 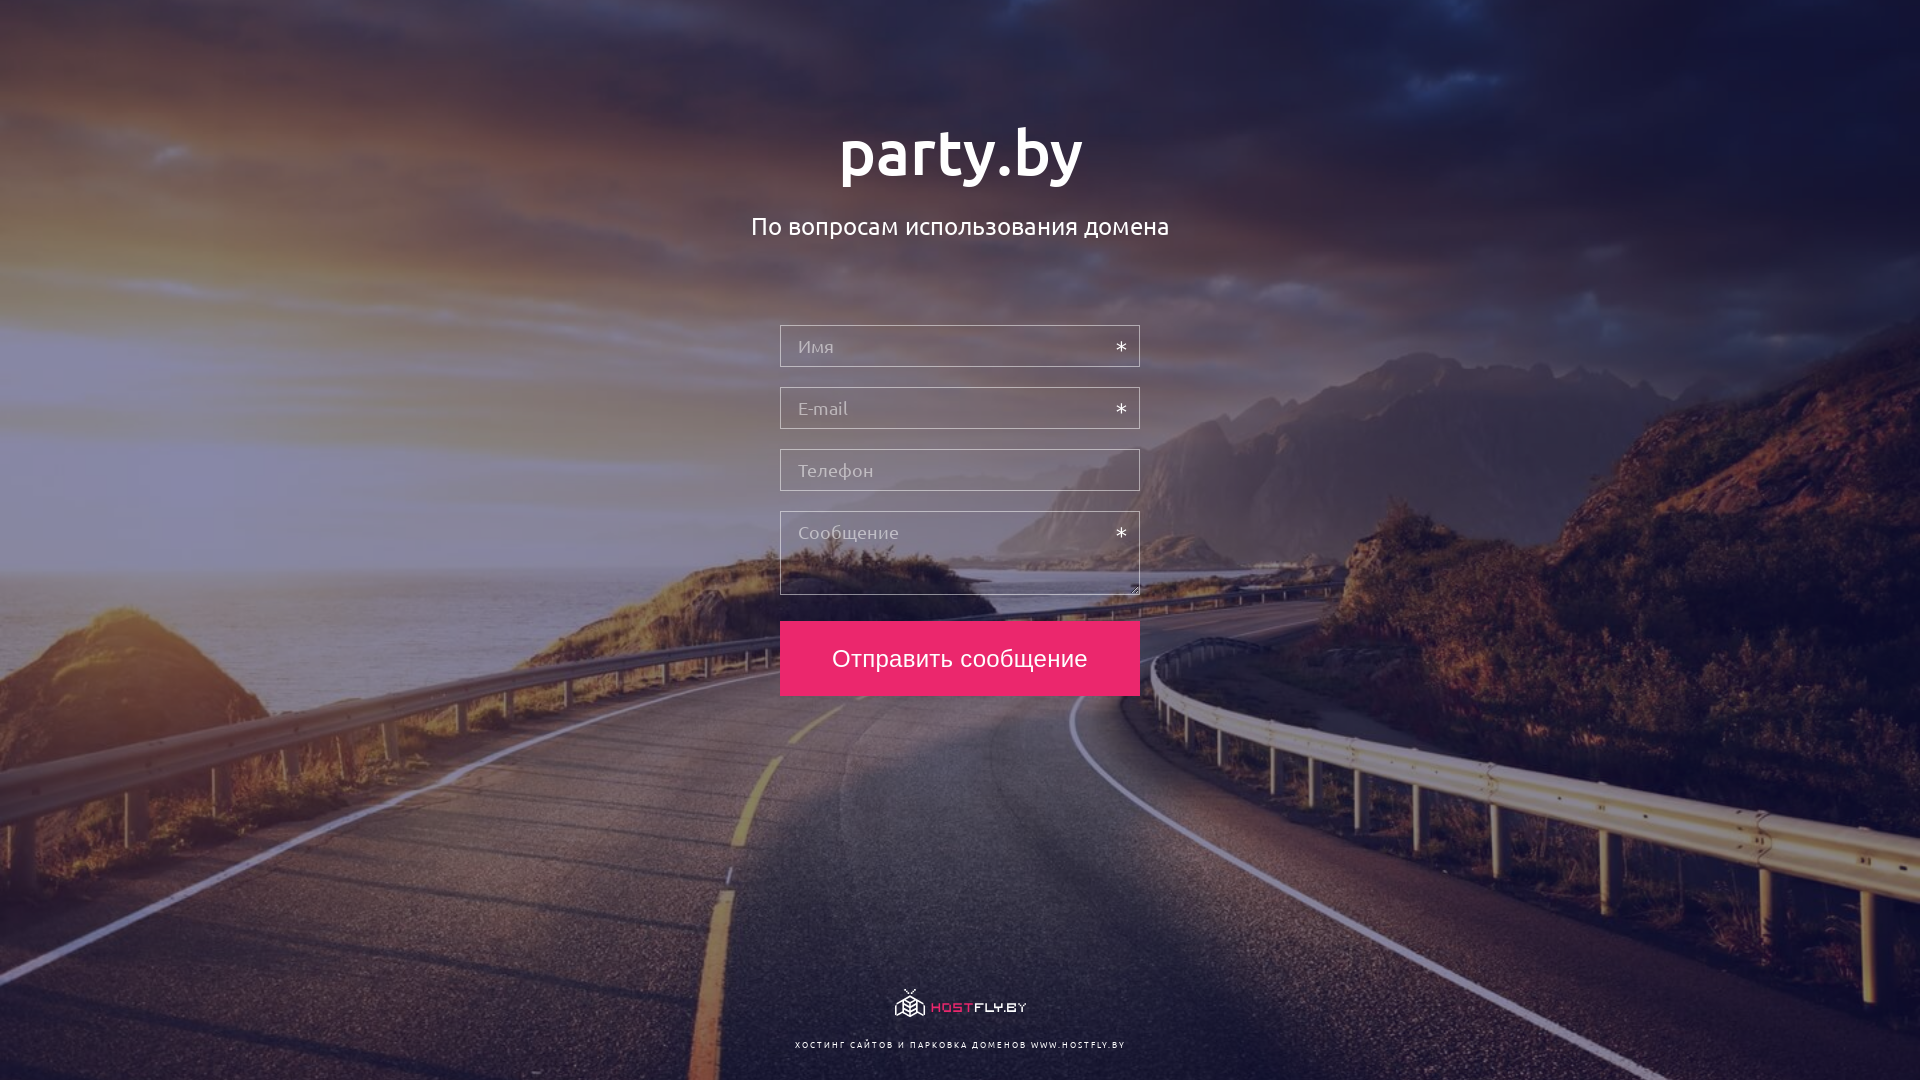 I want to click on 'WWW.HOSTFLY.BY', so click(x=1030, y=1043).